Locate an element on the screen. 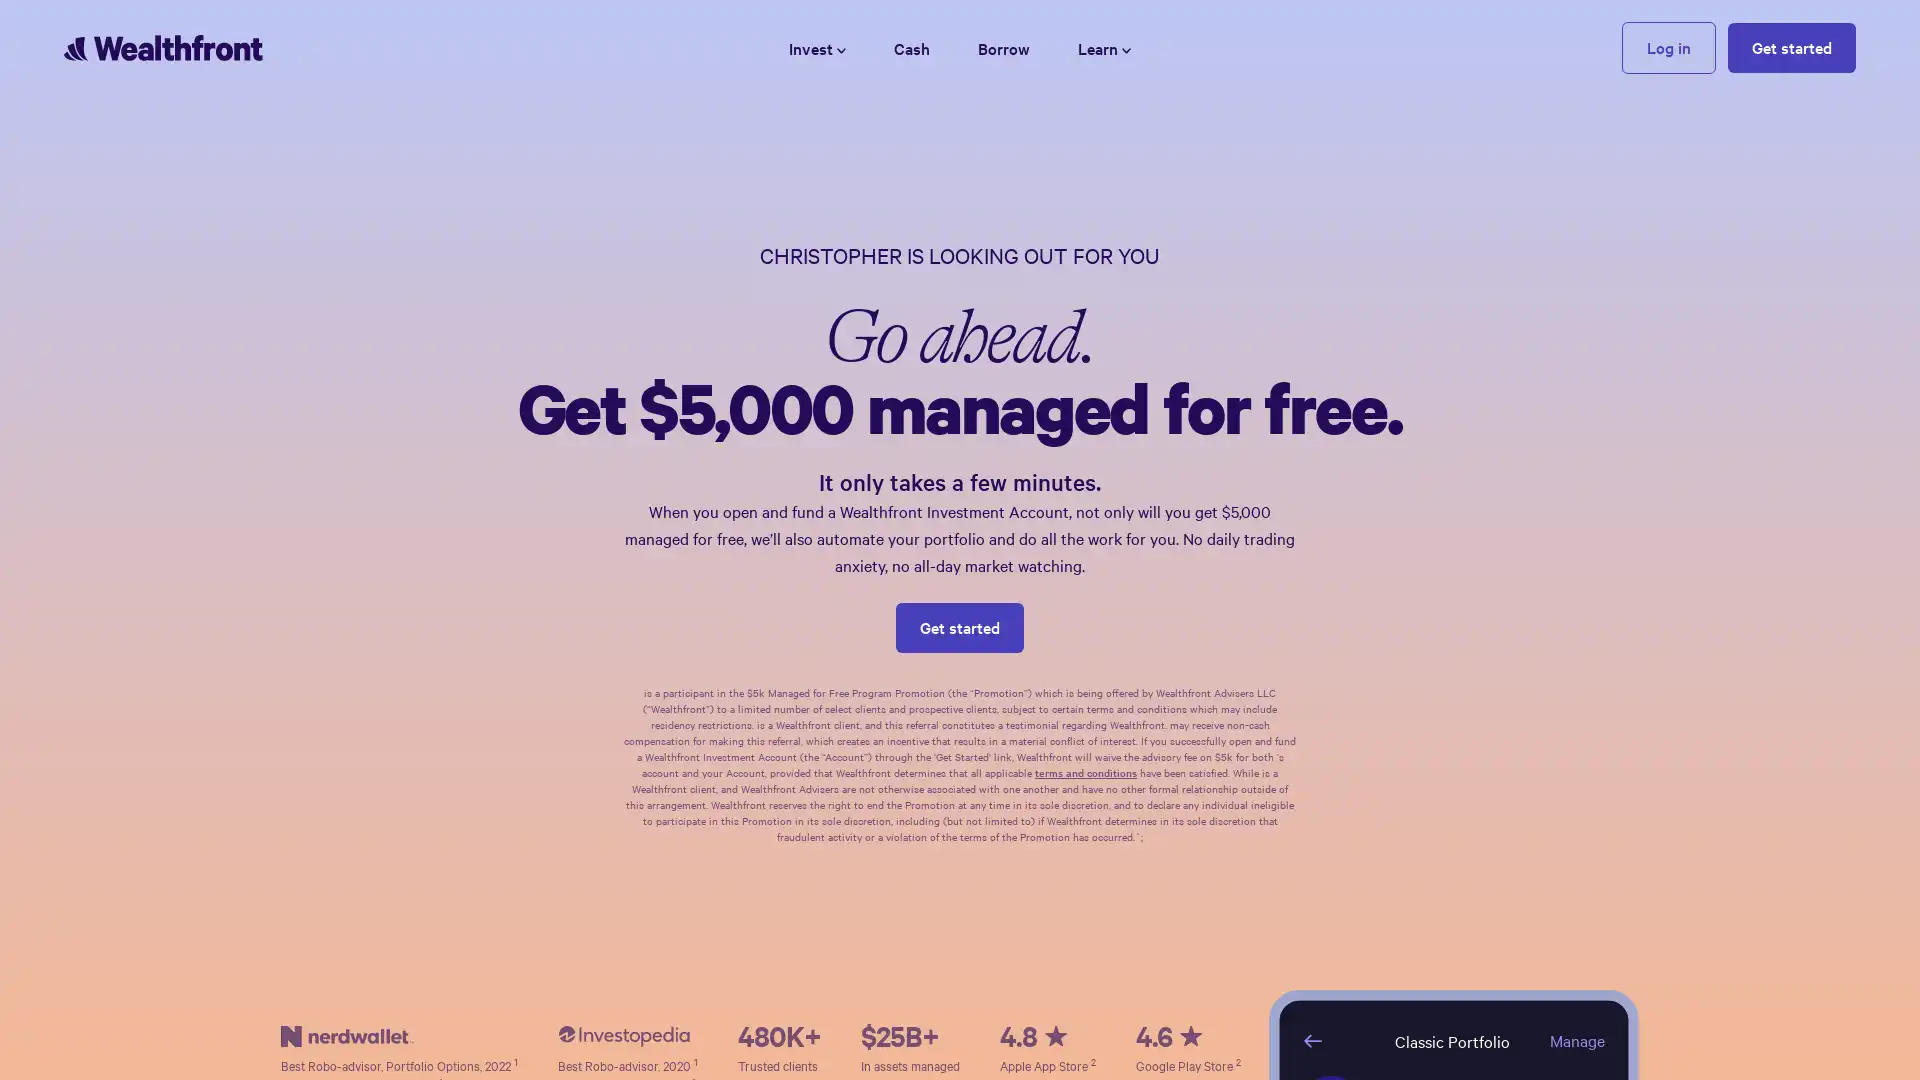 The height and width of the screenshot is (1080, 1920). Learn is located at coordinates (1103, 46).